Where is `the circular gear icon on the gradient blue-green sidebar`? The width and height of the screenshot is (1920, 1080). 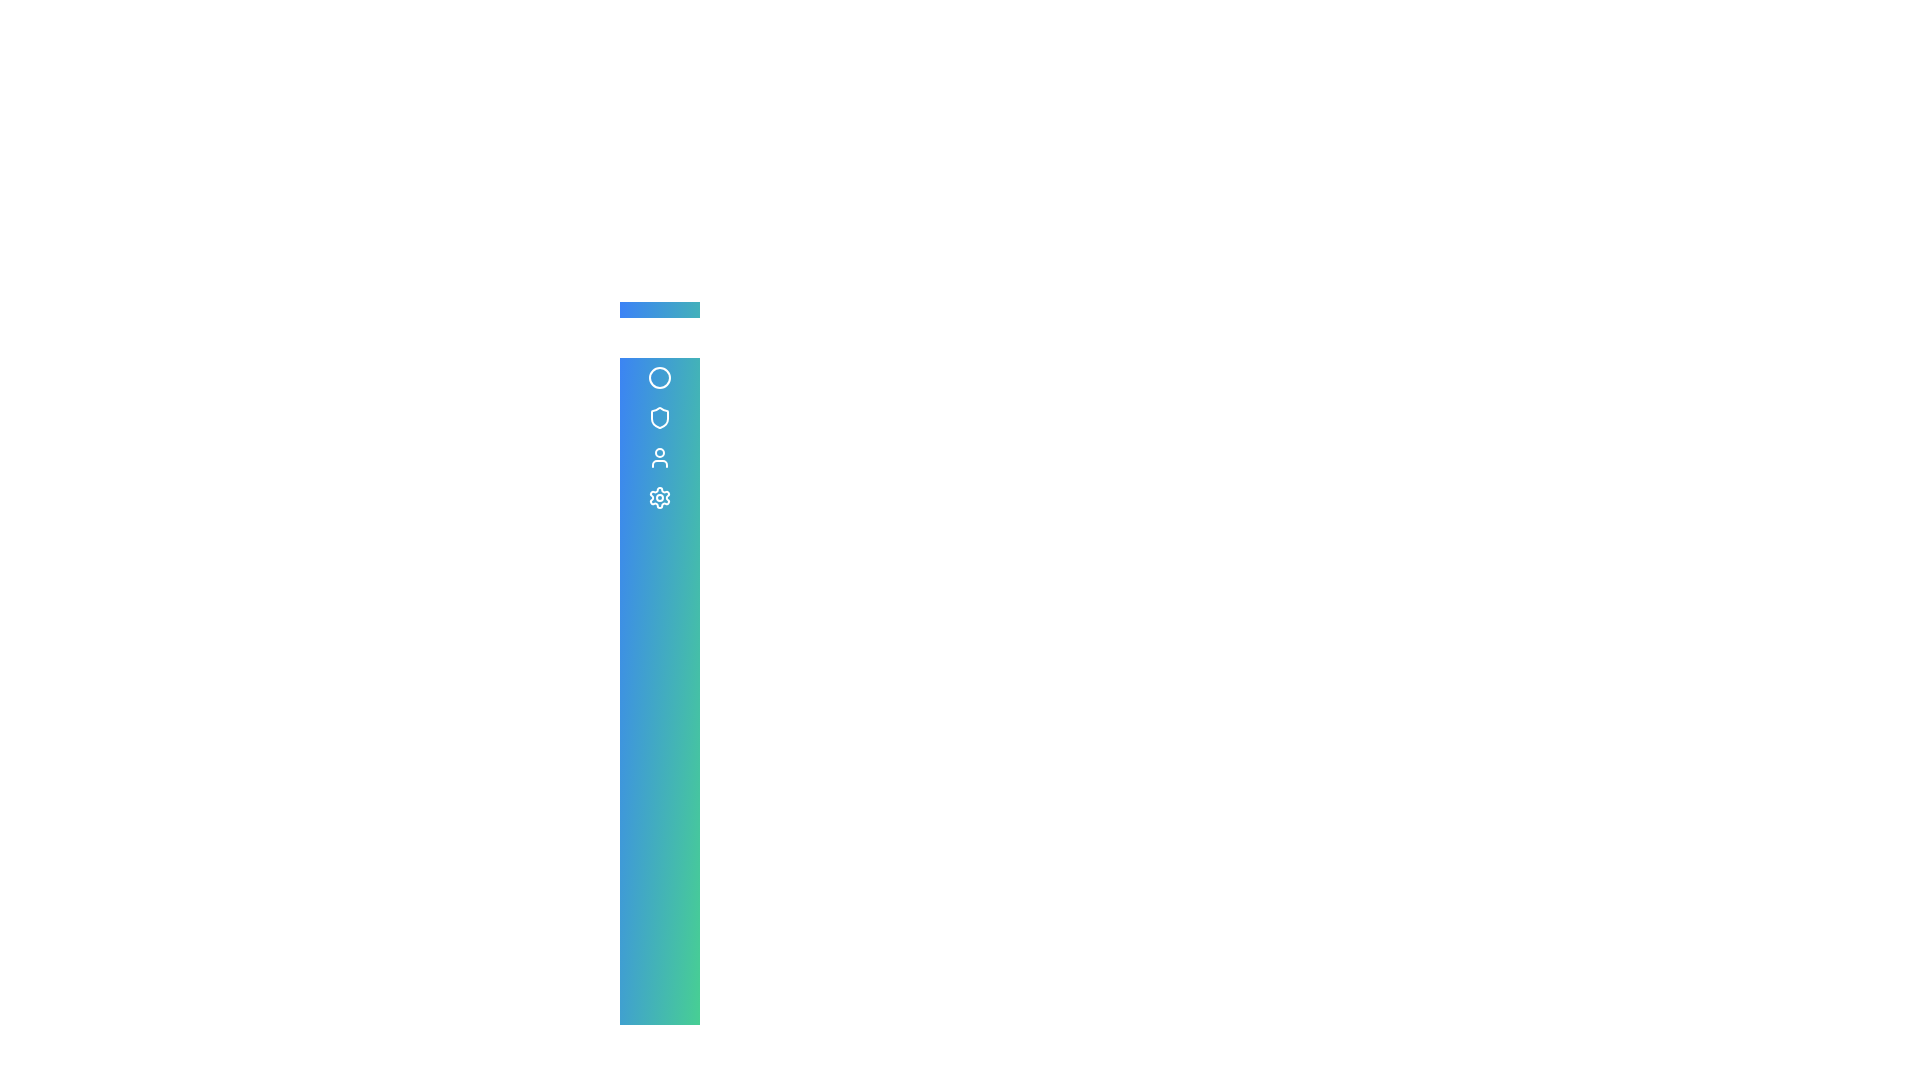 the circular gear icon on the gradient blue-green sidebar is located at coordinates (660, 496).